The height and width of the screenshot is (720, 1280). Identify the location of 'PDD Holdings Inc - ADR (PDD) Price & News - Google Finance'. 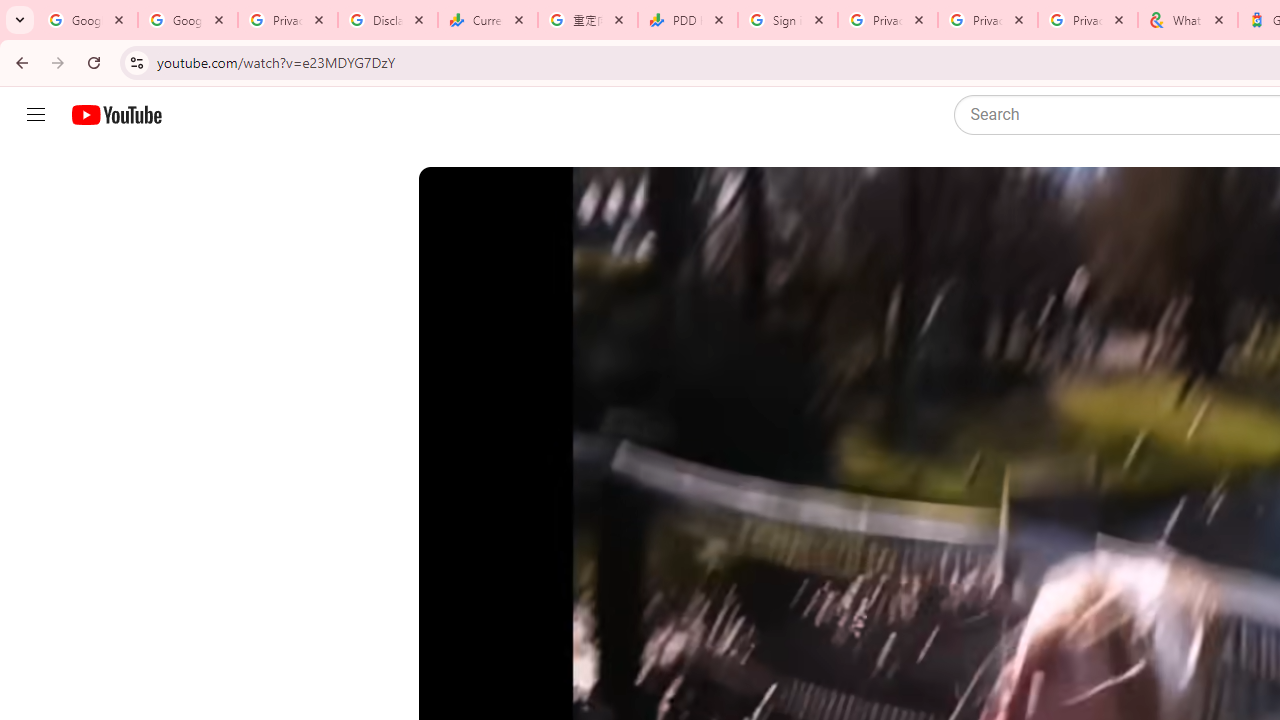
(688, 20).